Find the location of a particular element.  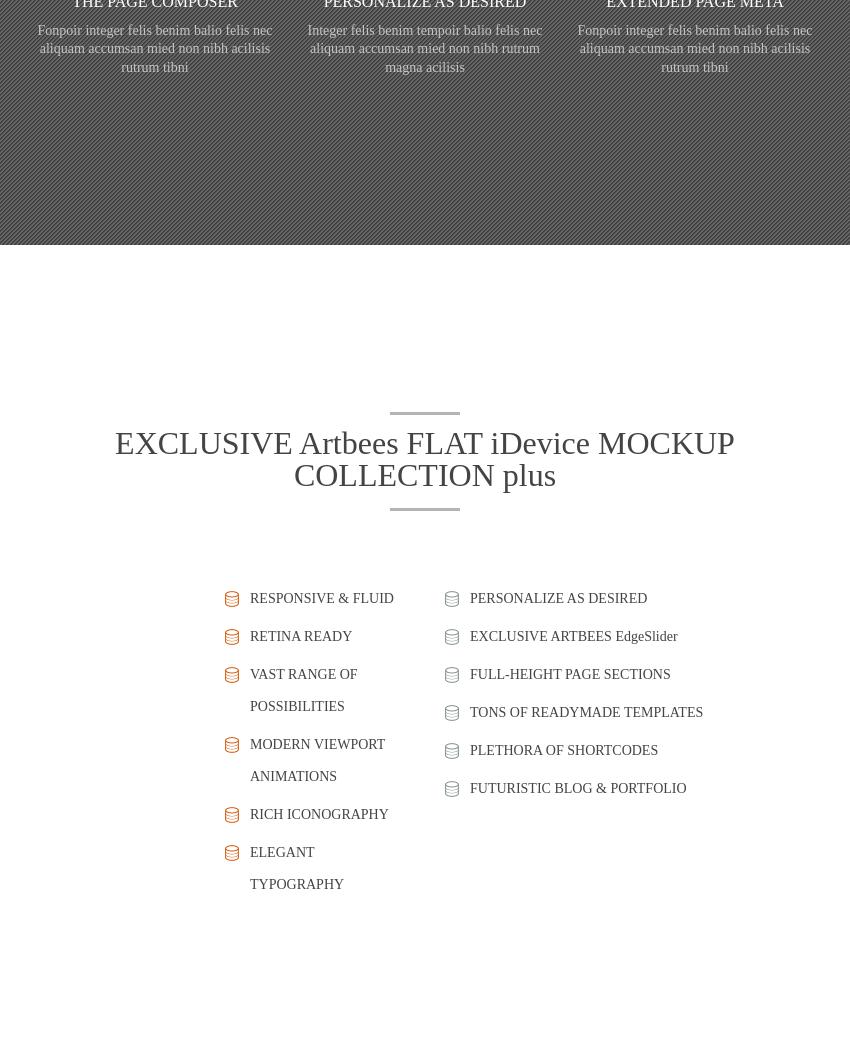

'FUTURISTIC BLOG & PORTFOLIO' is located at coordinates (469, 786).